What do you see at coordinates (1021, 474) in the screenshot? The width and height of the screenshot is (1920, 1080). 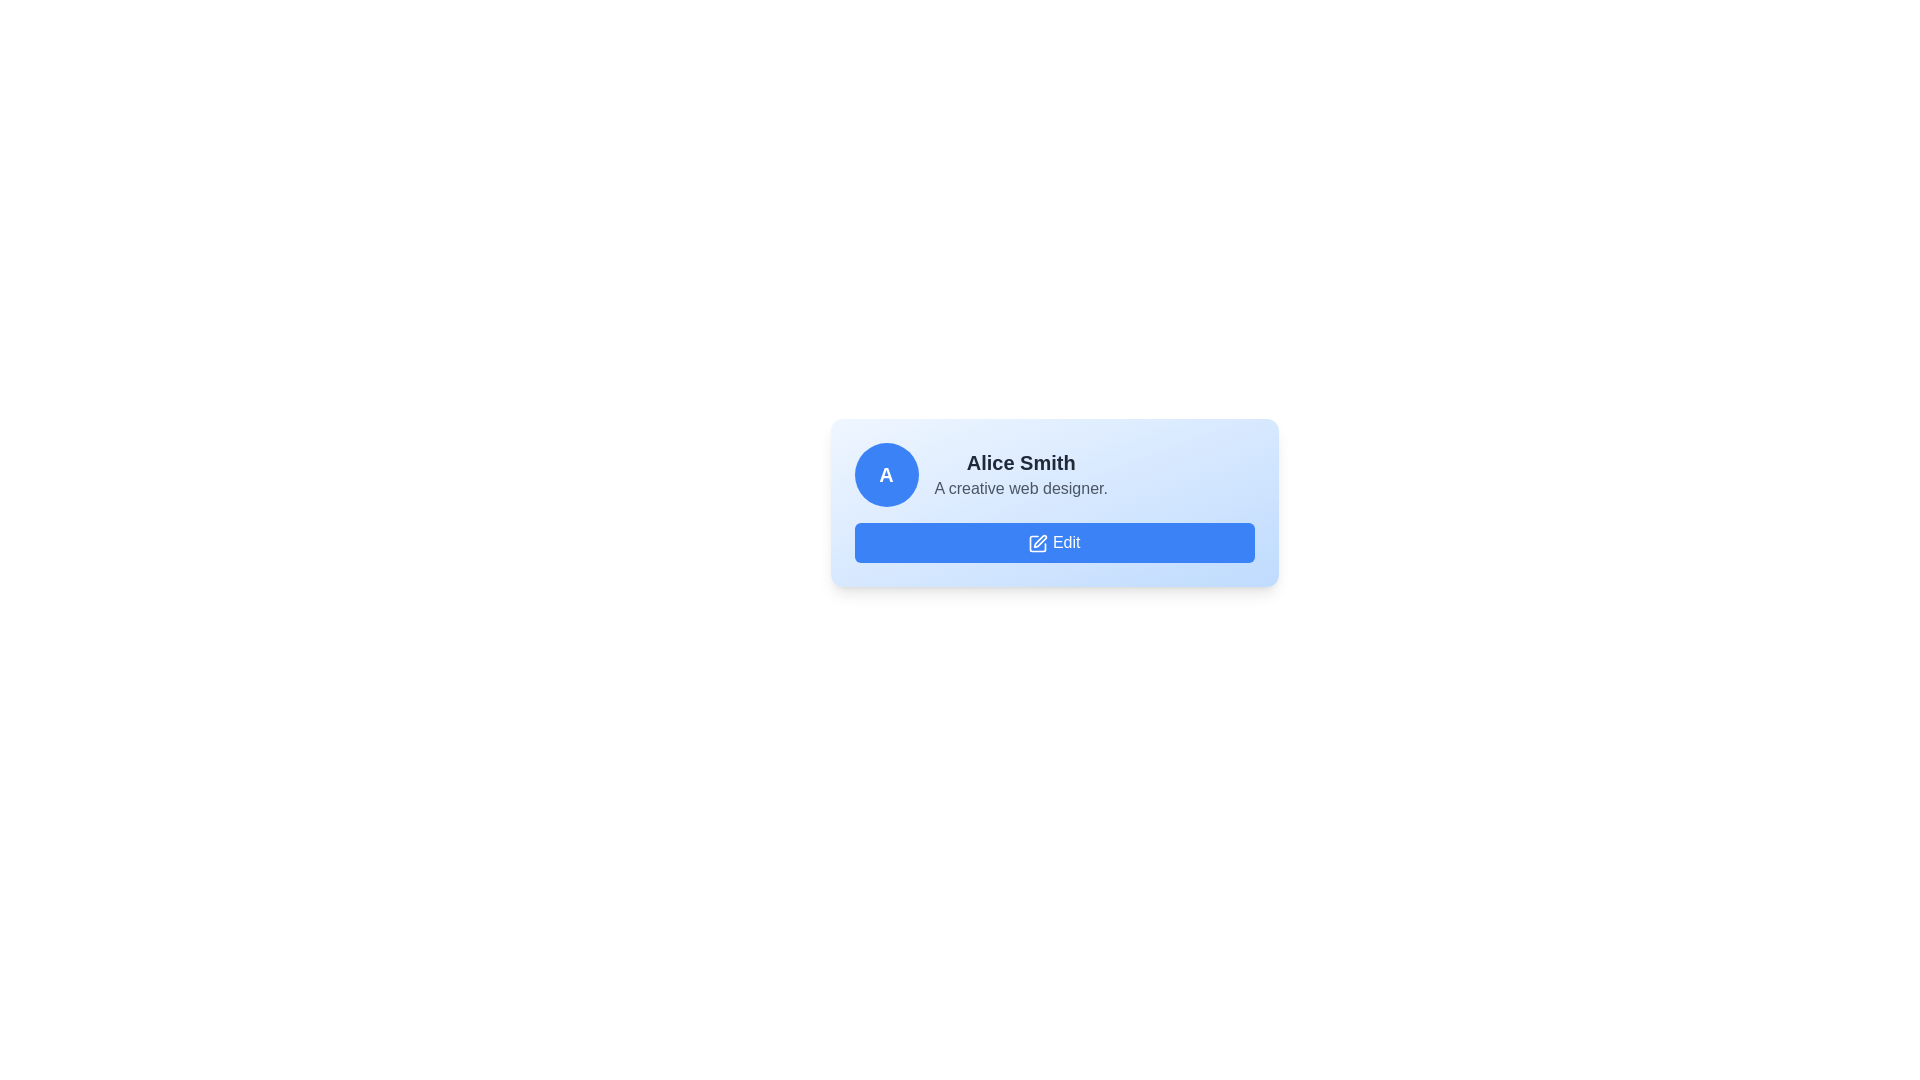 I see `the text display section that presents the user's name and brief description, located to the right of the circular icon with 'A' and above the 'Edit' button` at bounding box center [1021, 474].